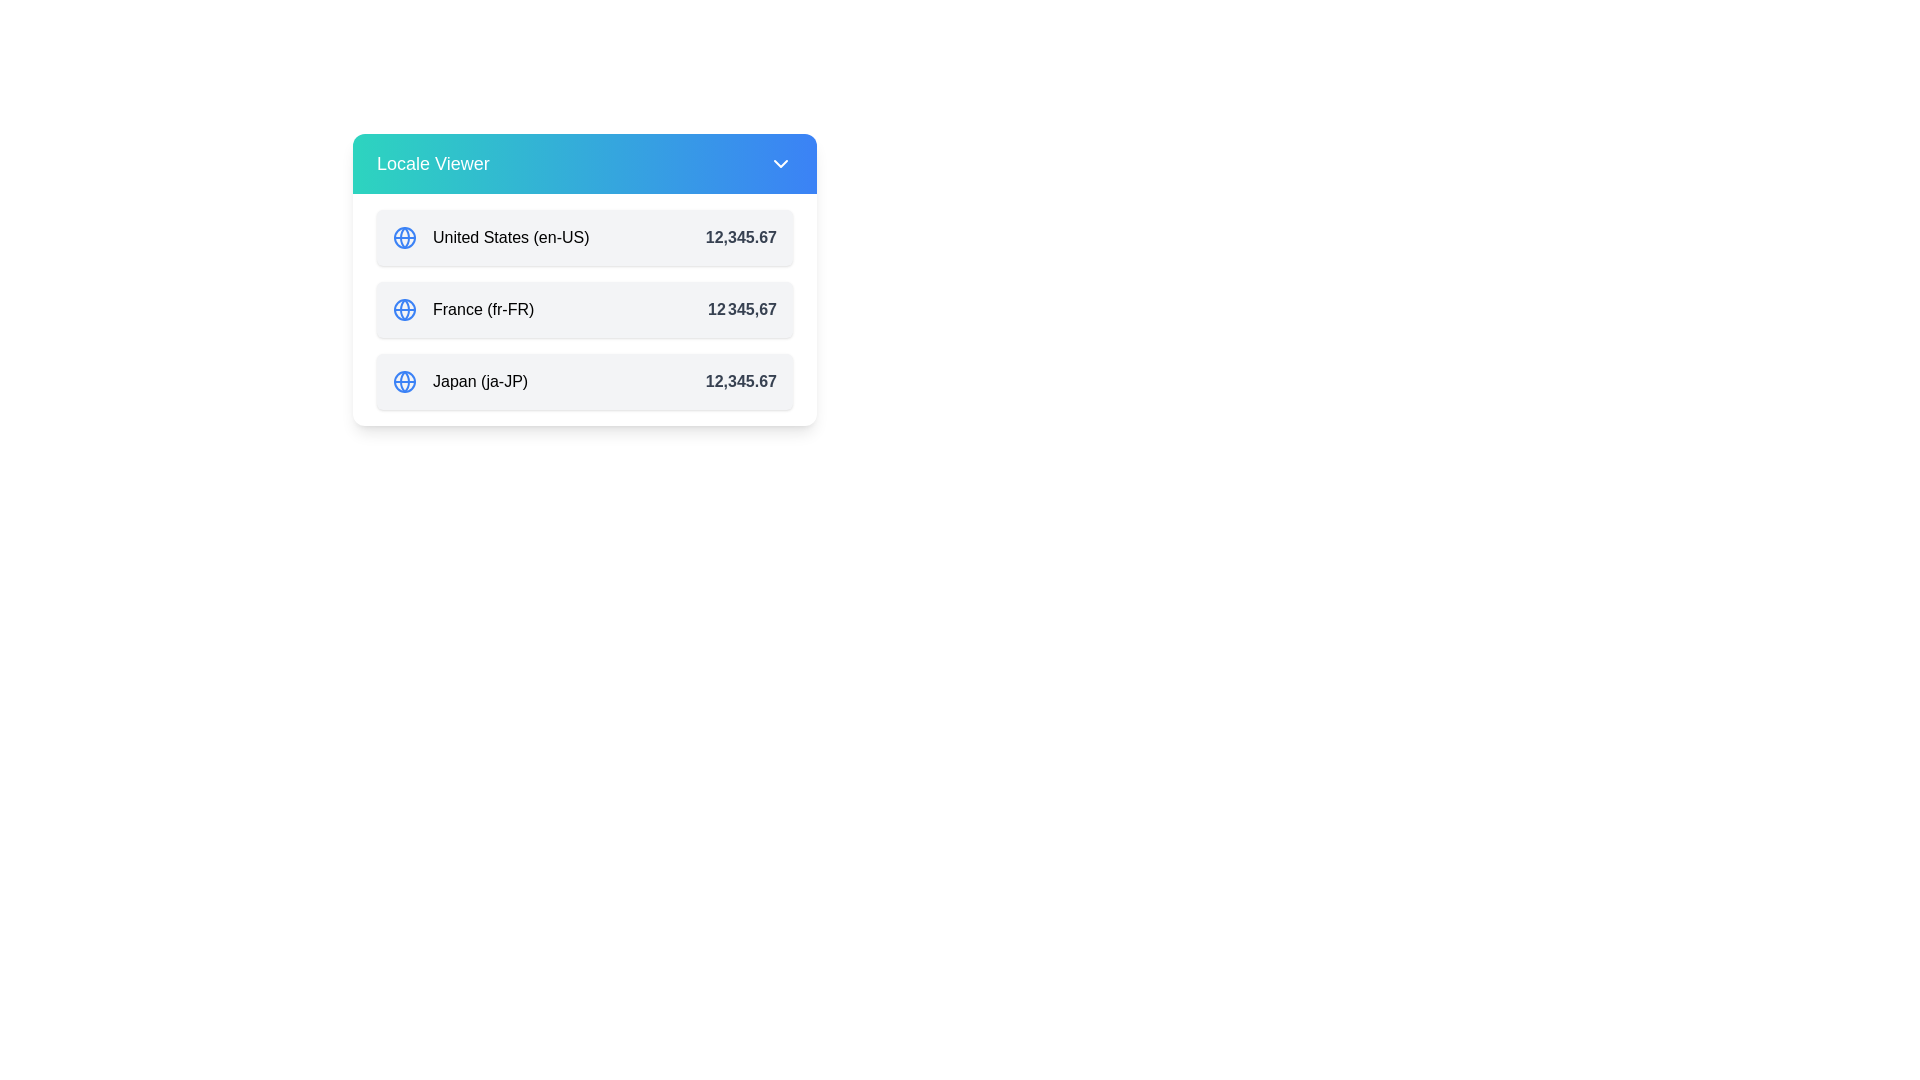  What do you see at coordinates (403, 309) in the screenshot?
I see `the global icon located to the left of the 'France (fr-FR)' label in the second row of the 'Locale Viewer' card` at bounding box center [403, 309].